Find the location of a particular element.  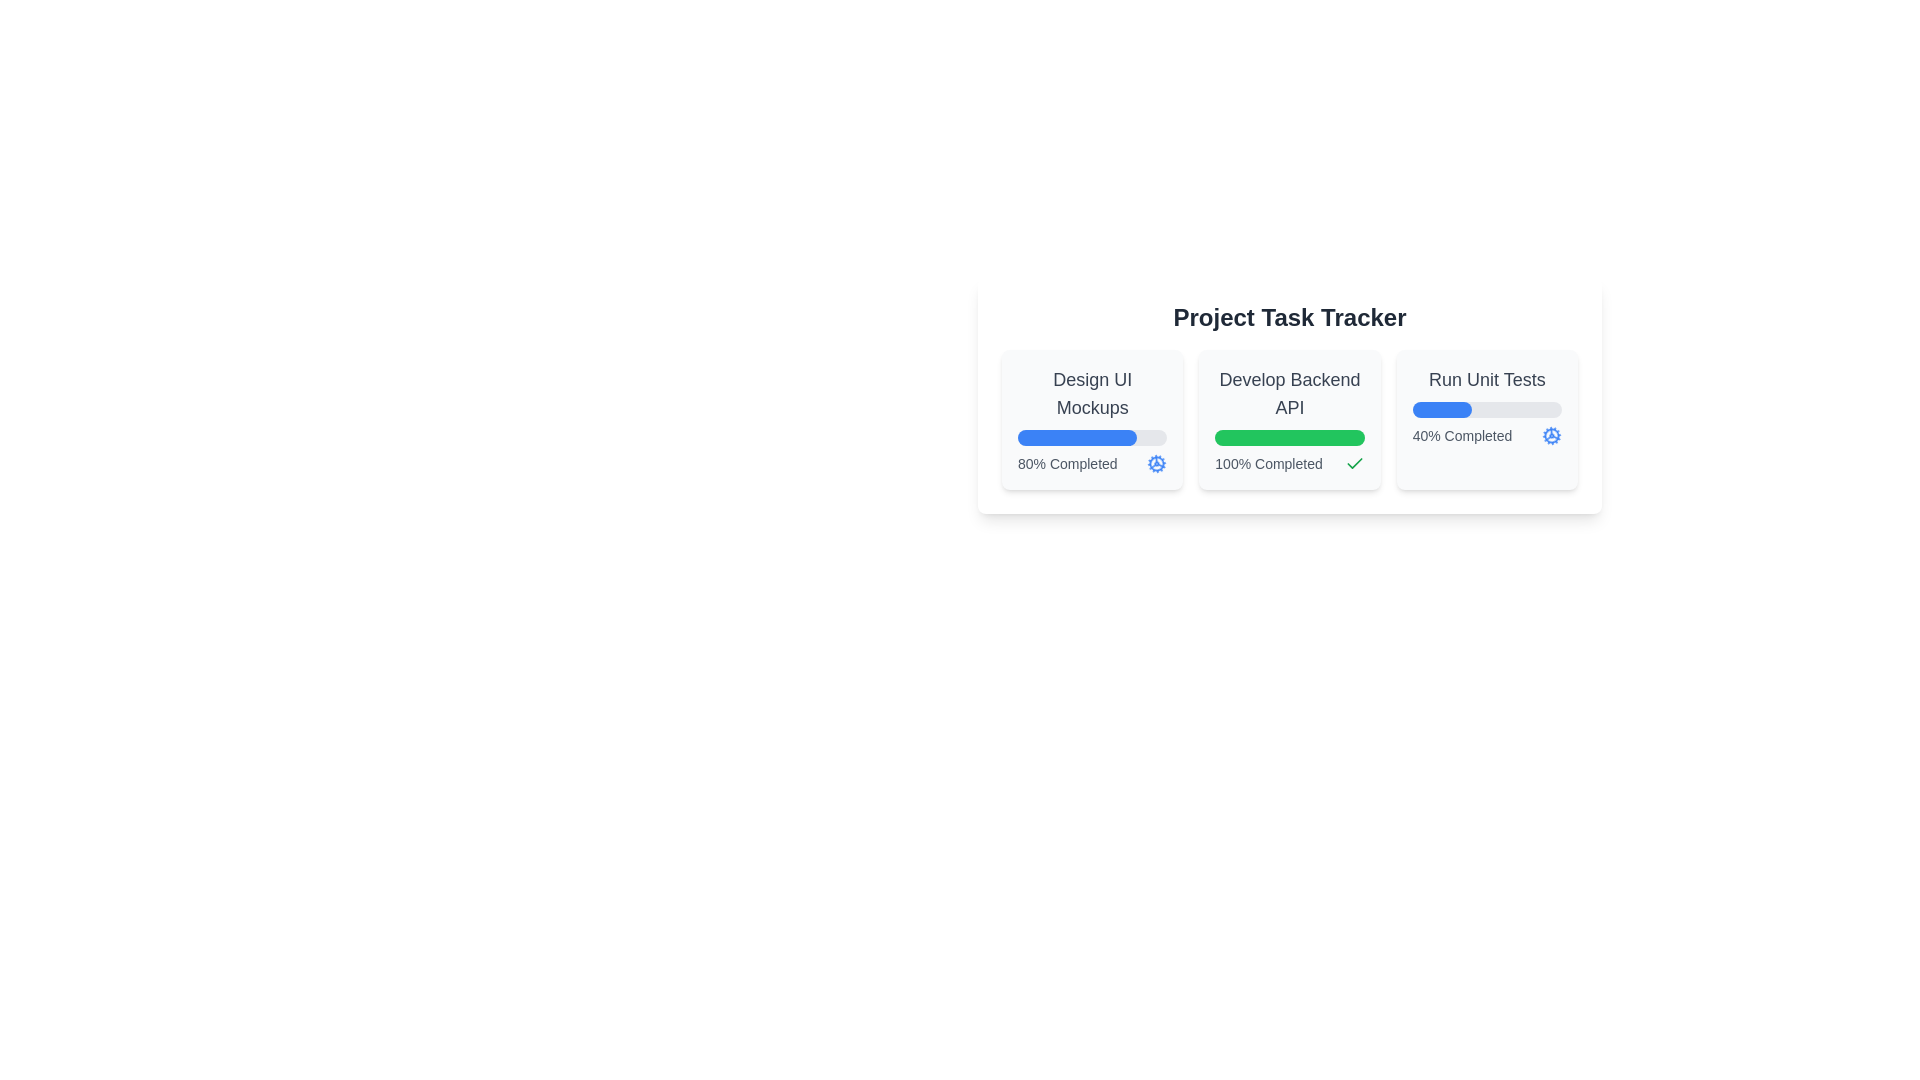

completion percentage from the text element located at the bottom of the 'Design UI Mockups' card, which includes a decorative cogwheel icon for task status indication is located at coordinates (1091, 463).